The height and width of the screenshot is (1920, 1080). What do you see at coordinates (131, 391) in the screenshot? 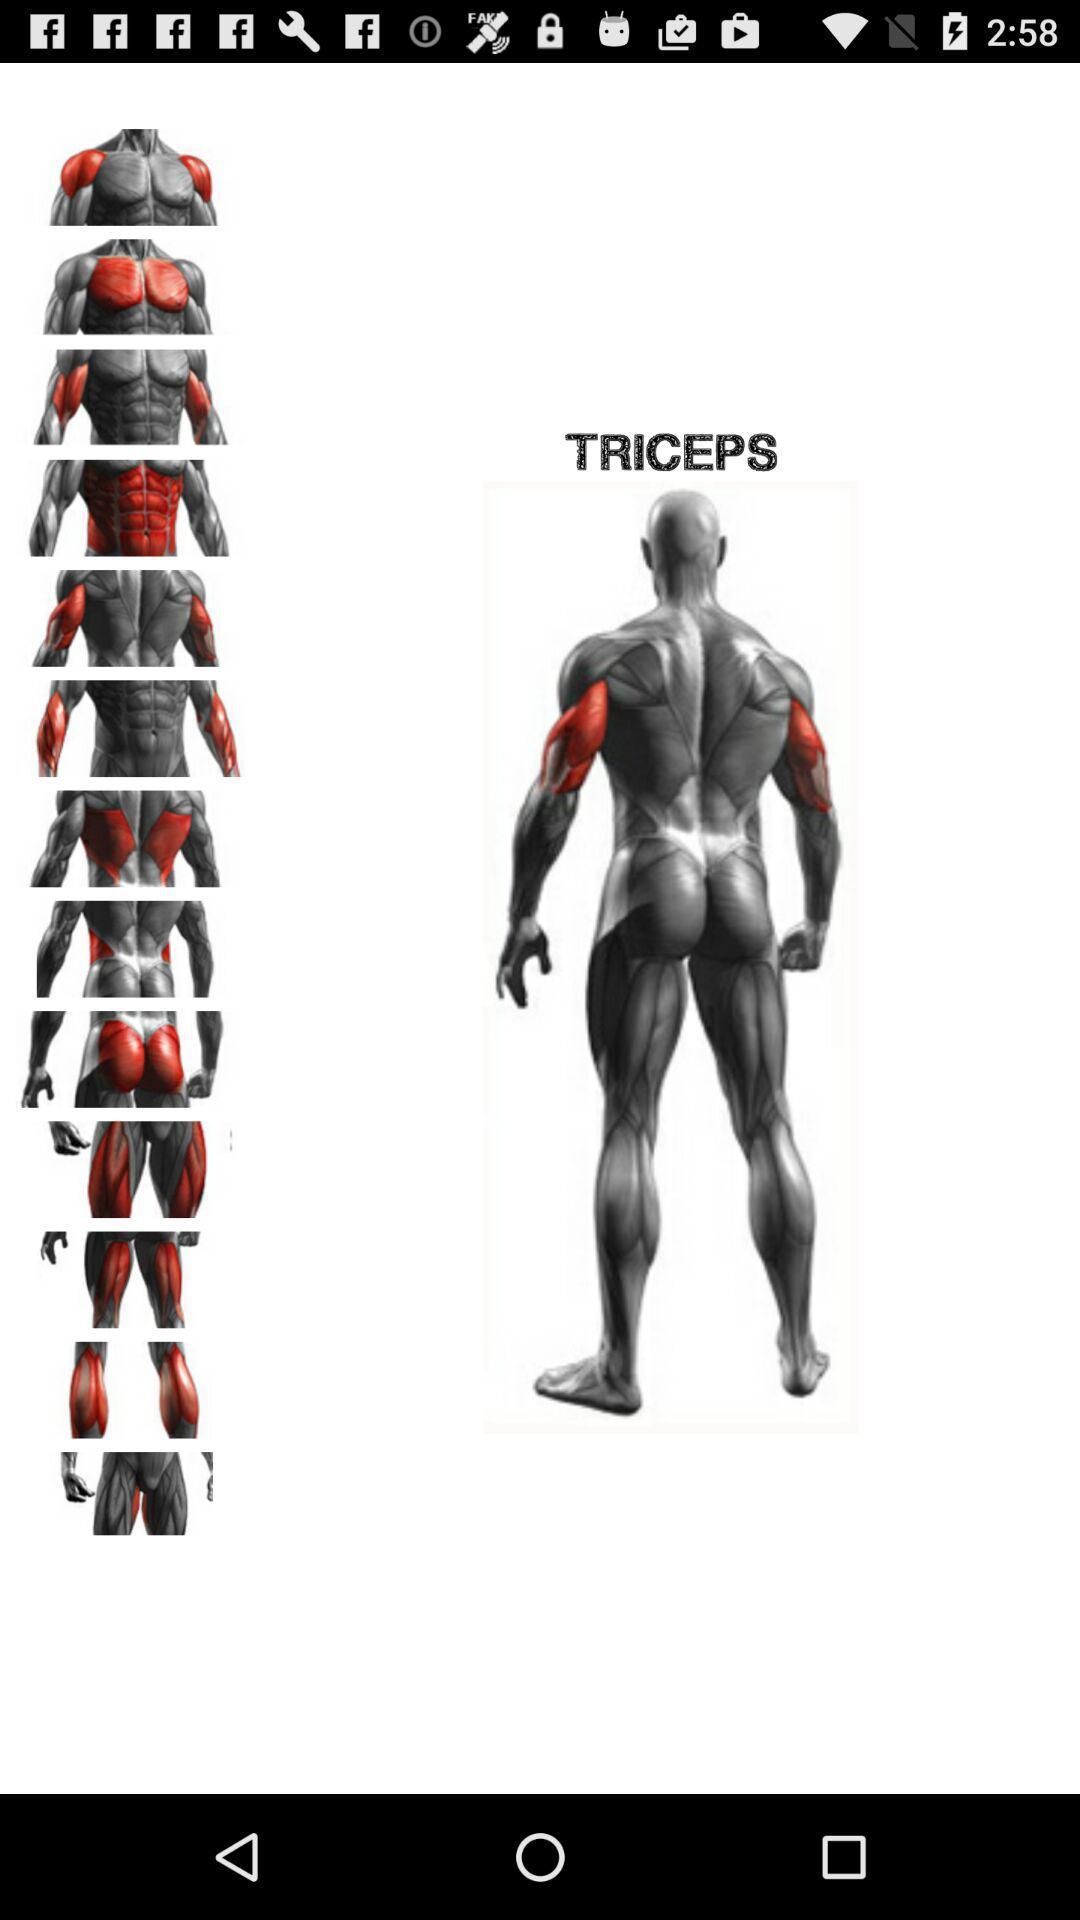
I see `third muscle body image` at bounding box center [131, 391].